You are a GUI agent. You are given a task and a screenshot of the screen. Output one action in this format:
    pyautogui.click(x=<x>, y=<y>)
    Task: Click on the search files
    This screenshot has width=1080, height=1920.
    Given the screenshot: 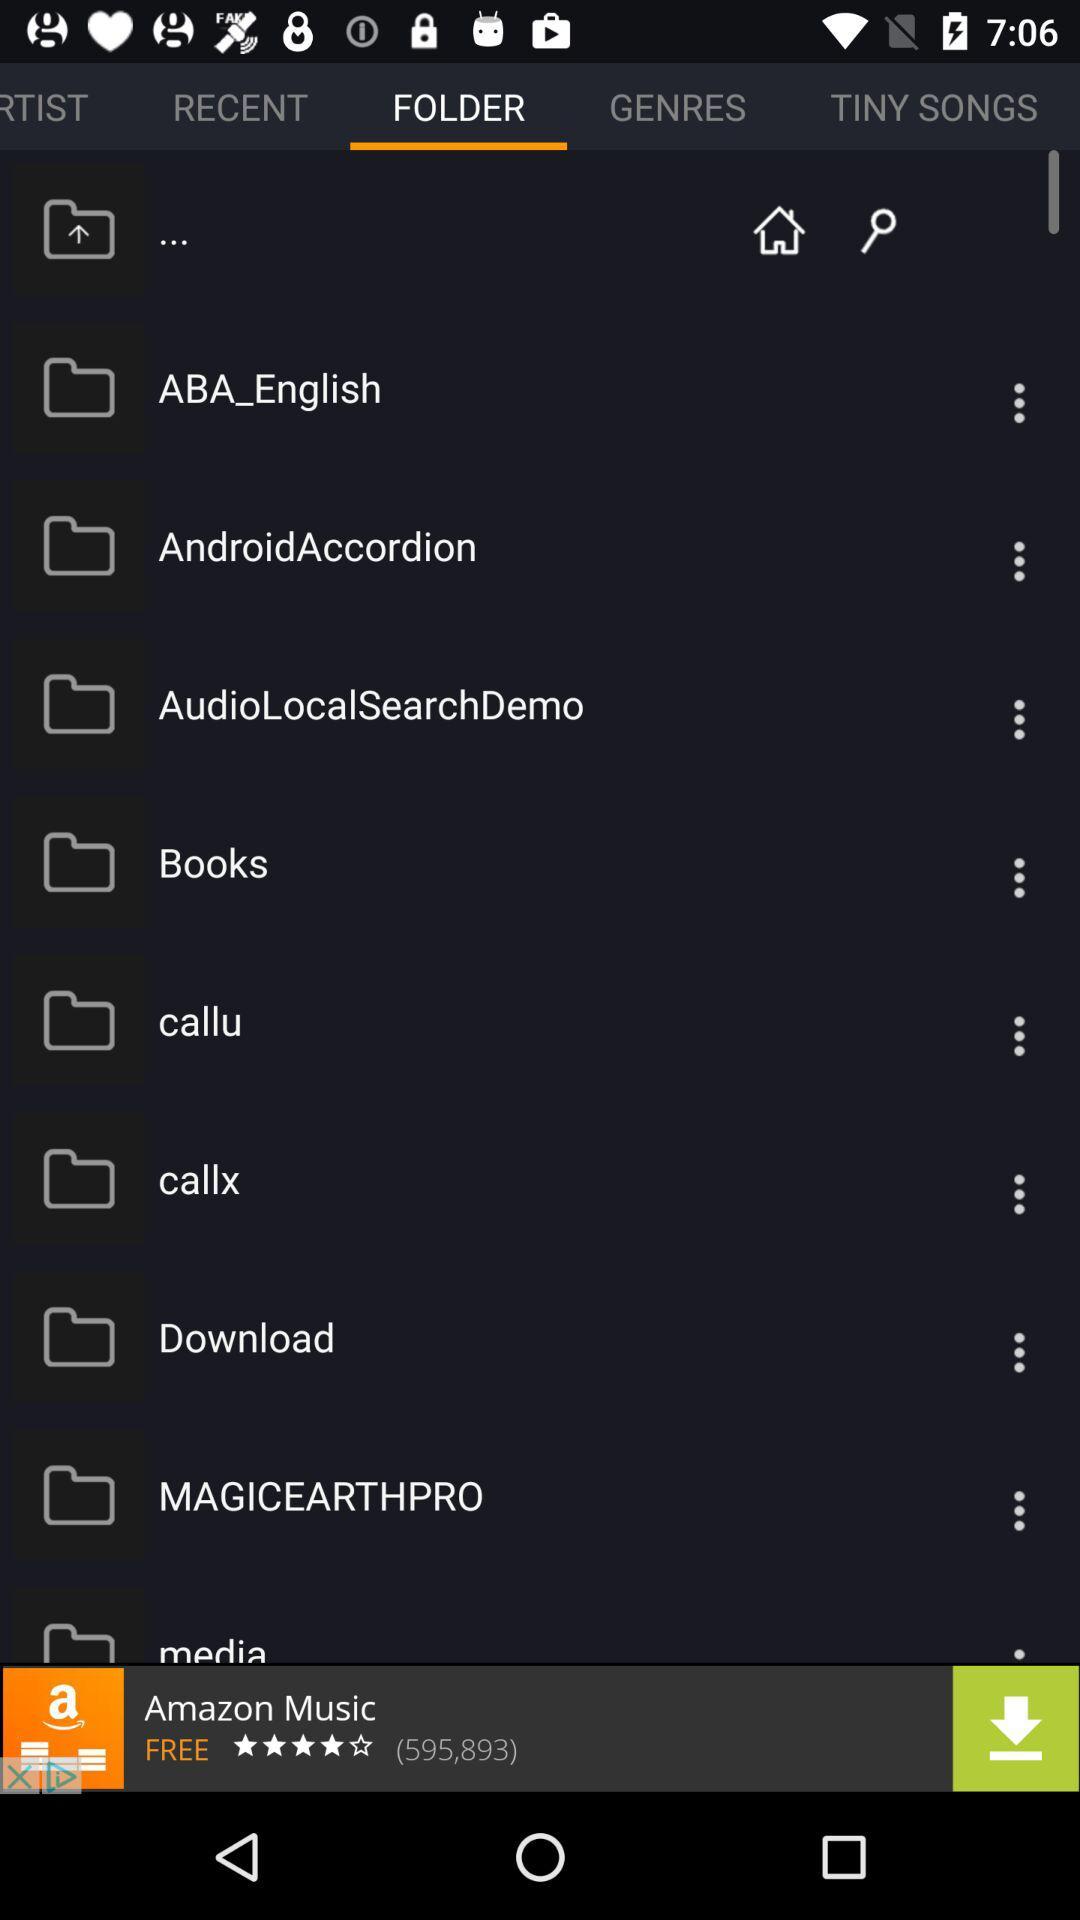 What is the action you would take?
    pyautogui.click(x=862, y=228)
    